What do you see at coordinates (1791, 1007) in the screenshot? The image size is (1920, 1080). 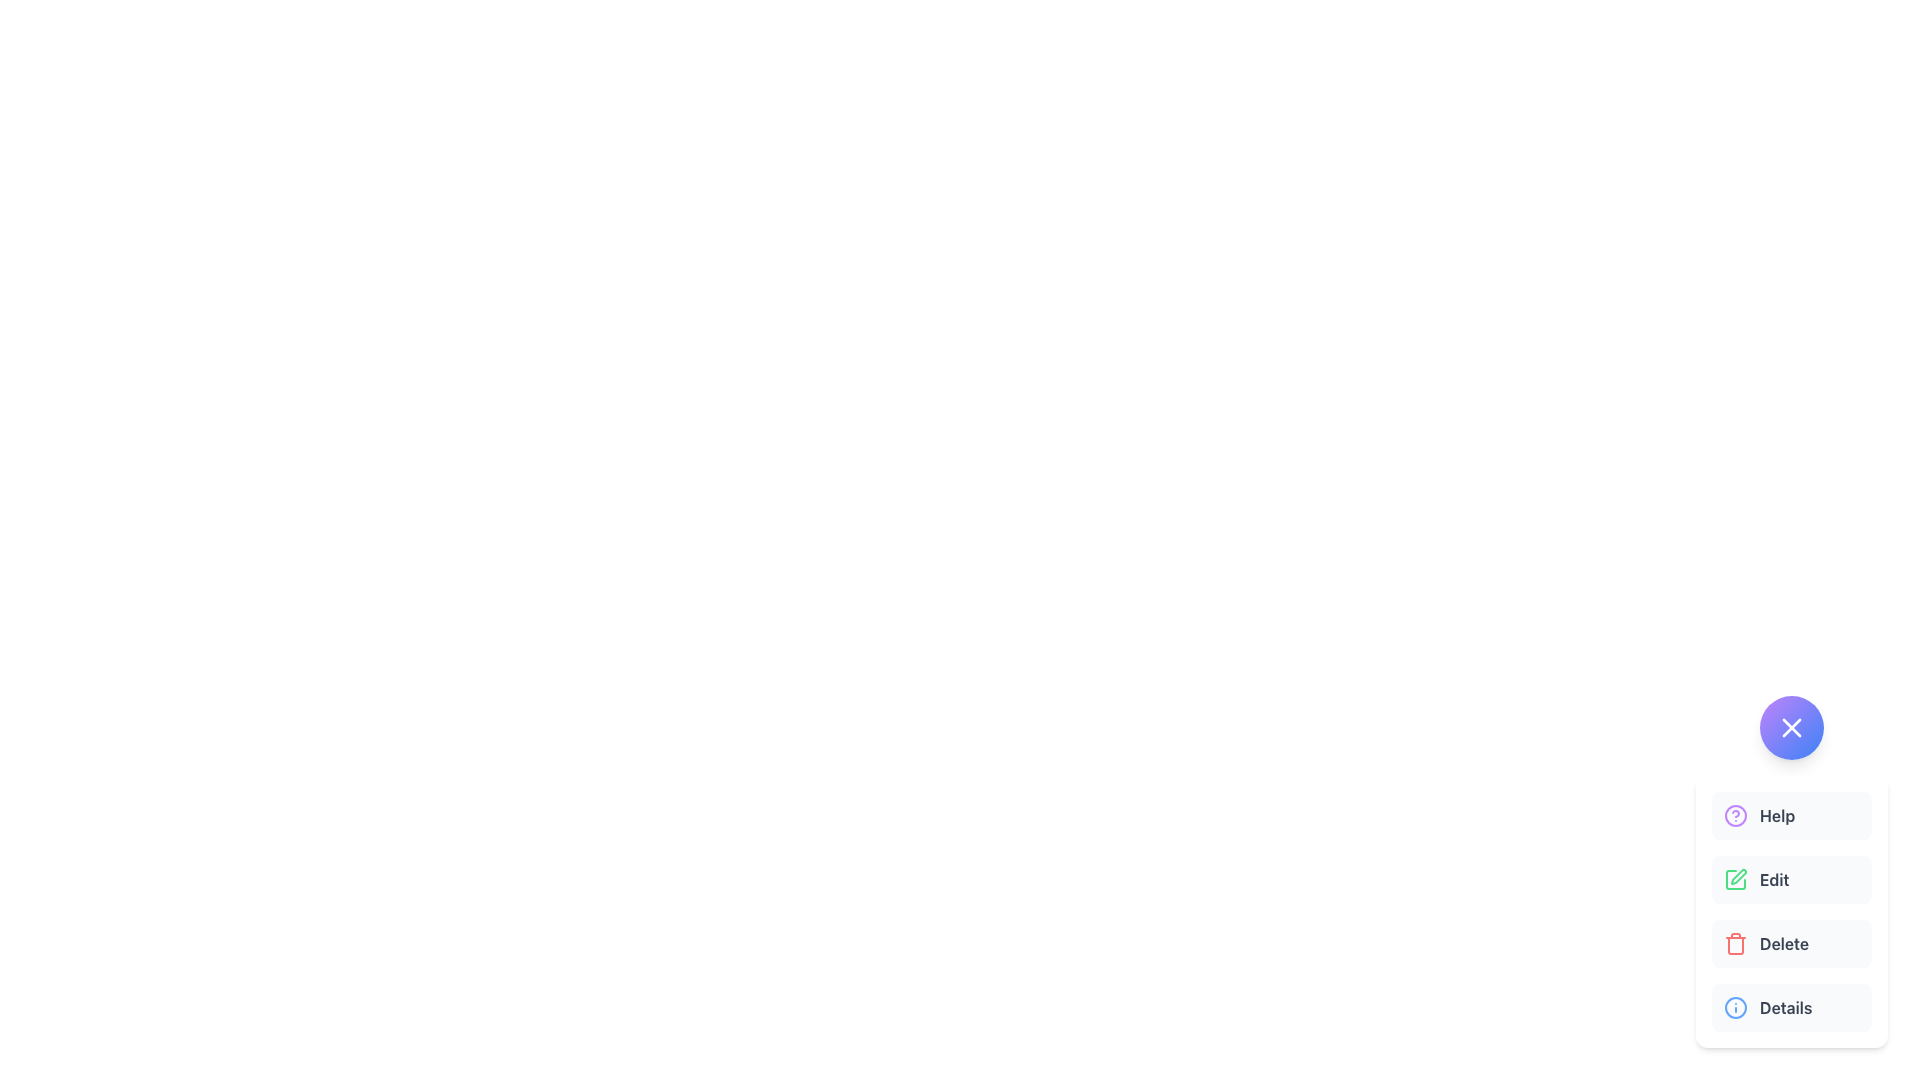 I see `the 'Details' button, which has a light gray background, rounded corners, an 'i' icon on the left, and bold dark gray text on the right, located at the bottom of a vertically aligned list of options` at bounding box center [1791, 1007].